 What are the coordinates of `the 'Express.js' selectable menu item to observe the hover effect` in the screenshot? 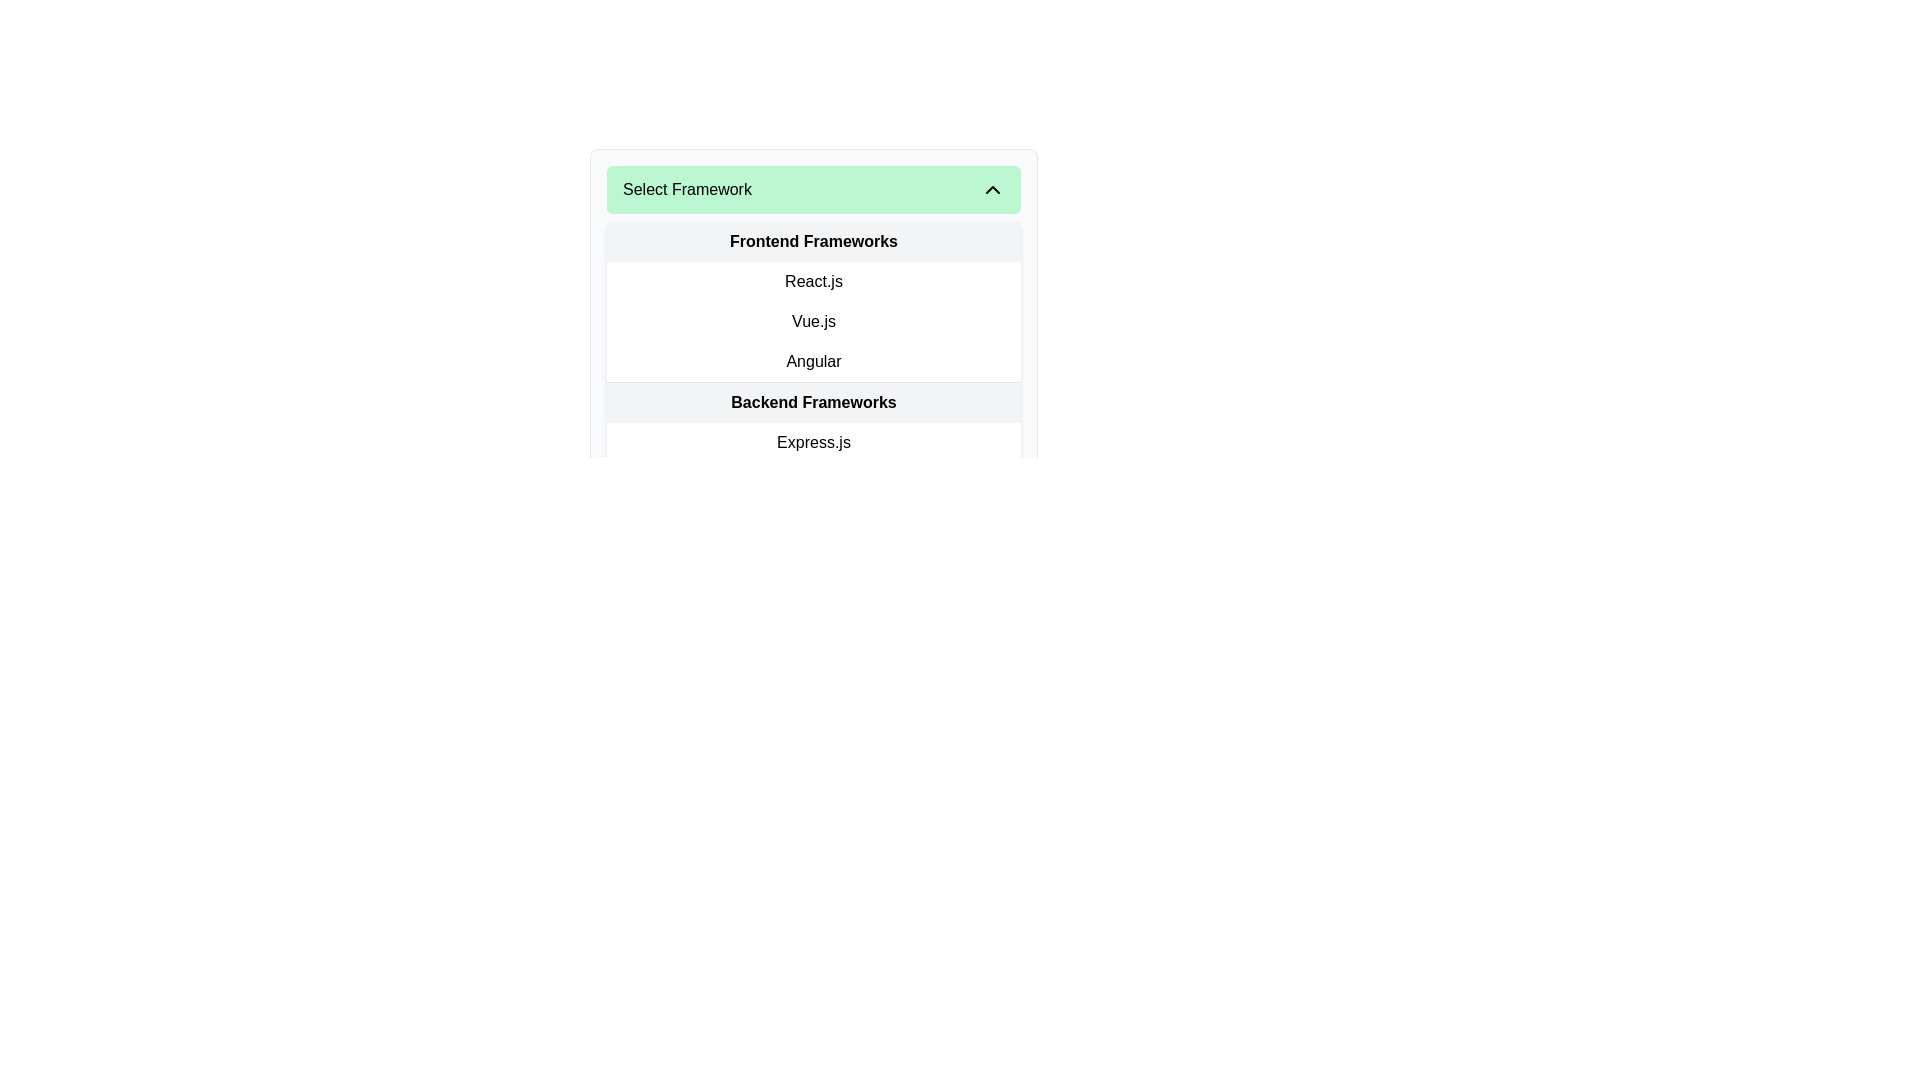 It's located at (814, 442).